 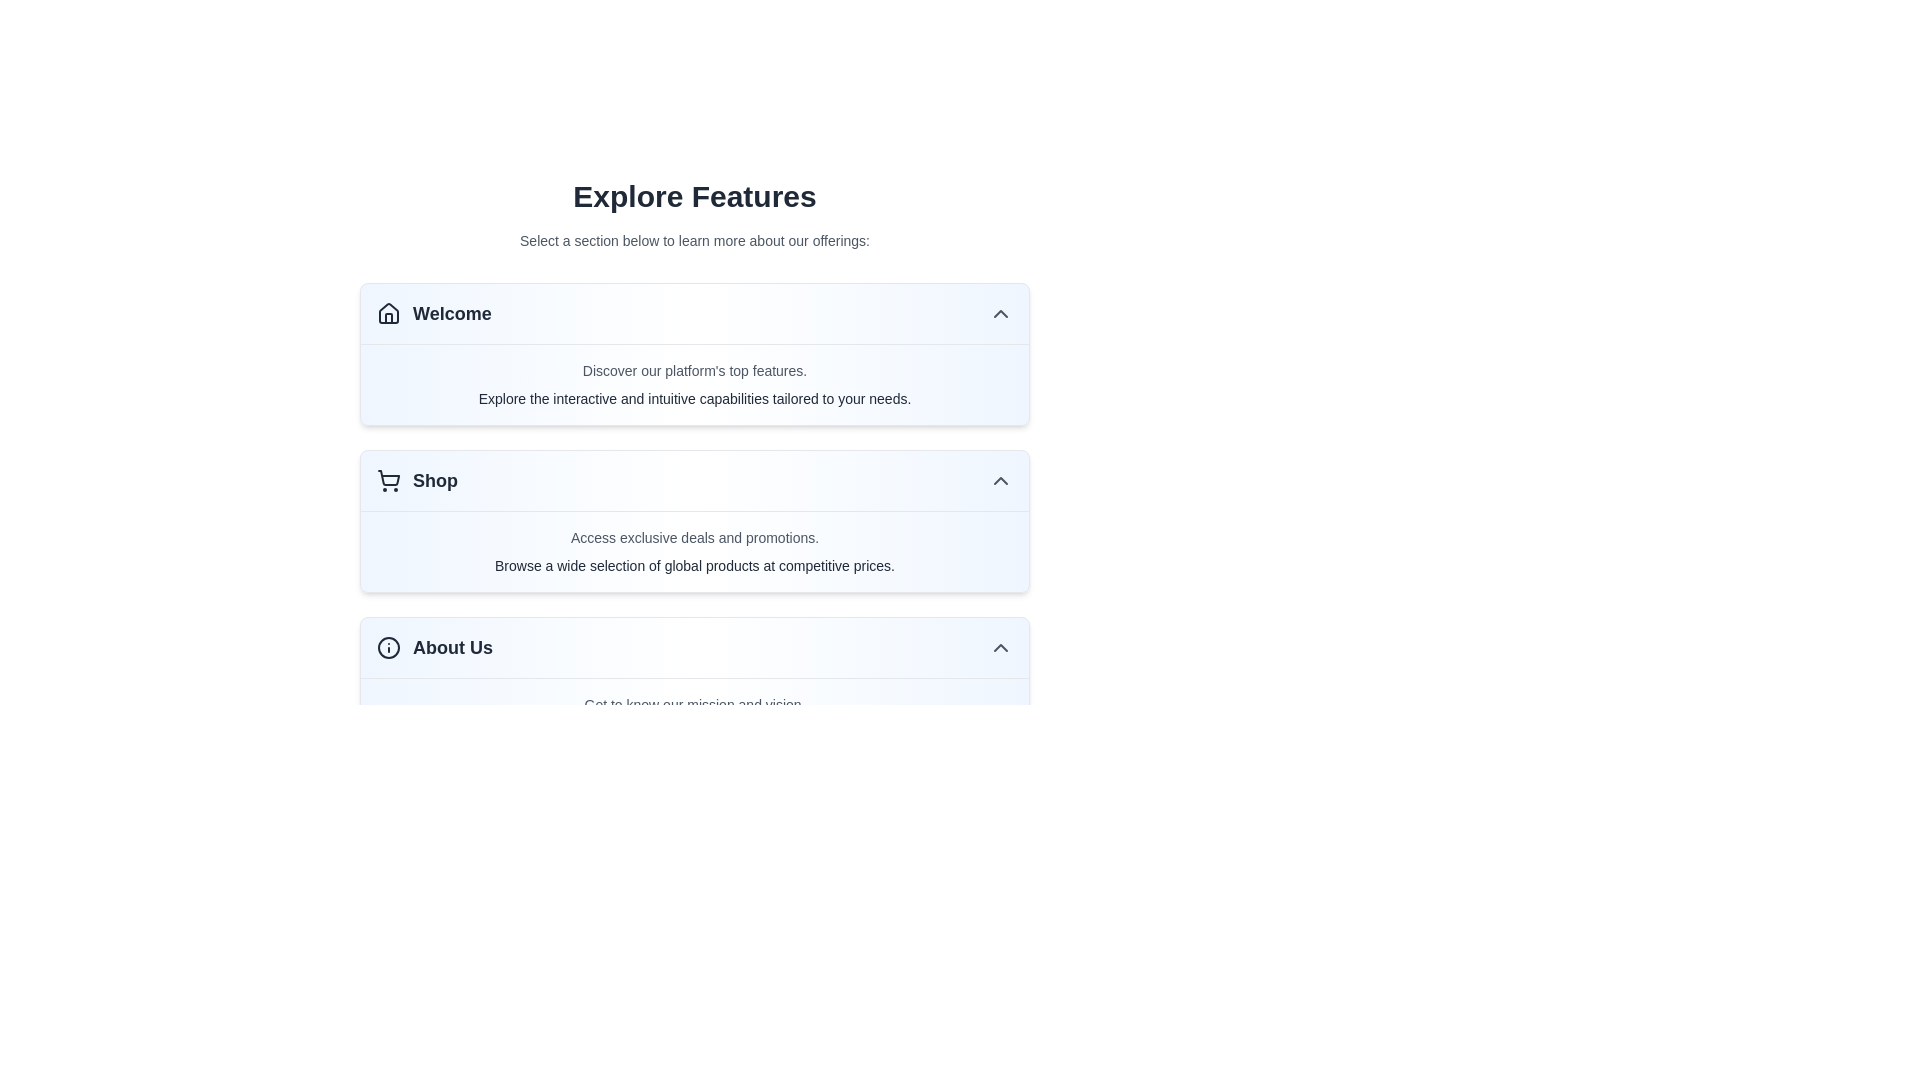 What do you see at coordinates (451, 313) in the screenshot?
I see `the 'Welcome' text label, which is a bold, large font in dark gray, located next to a house icon in the header of the 'Explore Features' page` at bounding box center [451, 313].